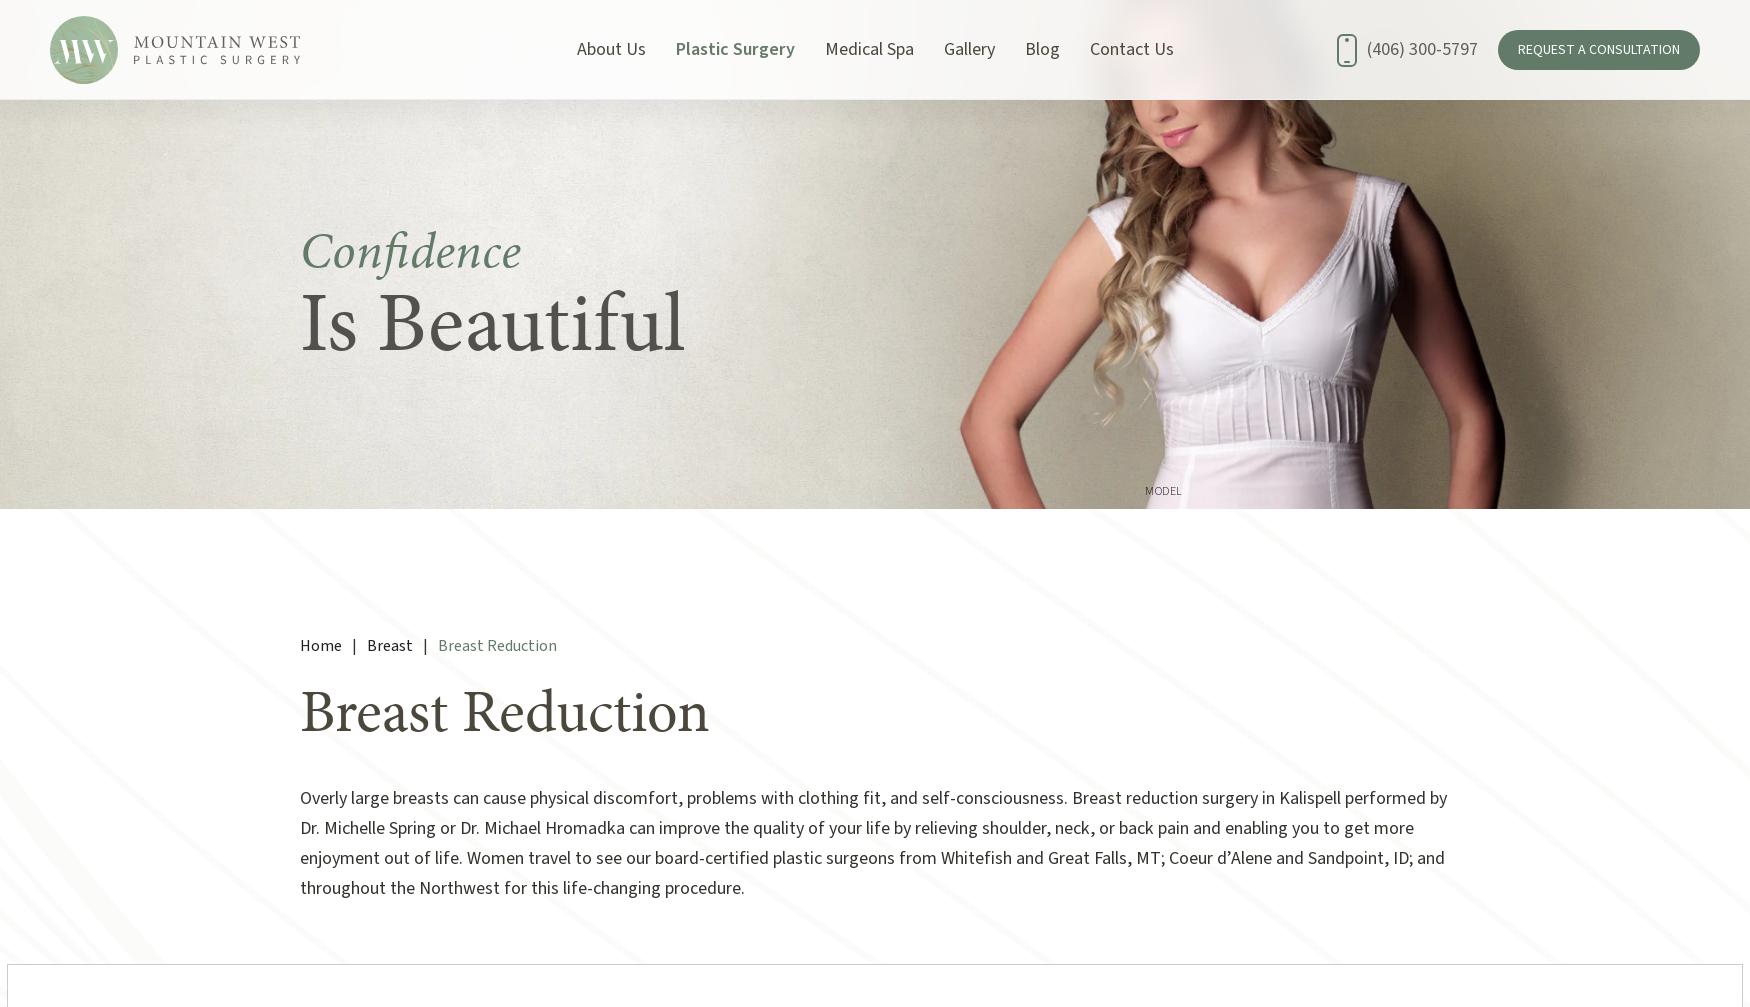 Image resolution: width=1750 pixels, height=1007 pixels. I want to click on 'Contact Us', so click(1130, 49).